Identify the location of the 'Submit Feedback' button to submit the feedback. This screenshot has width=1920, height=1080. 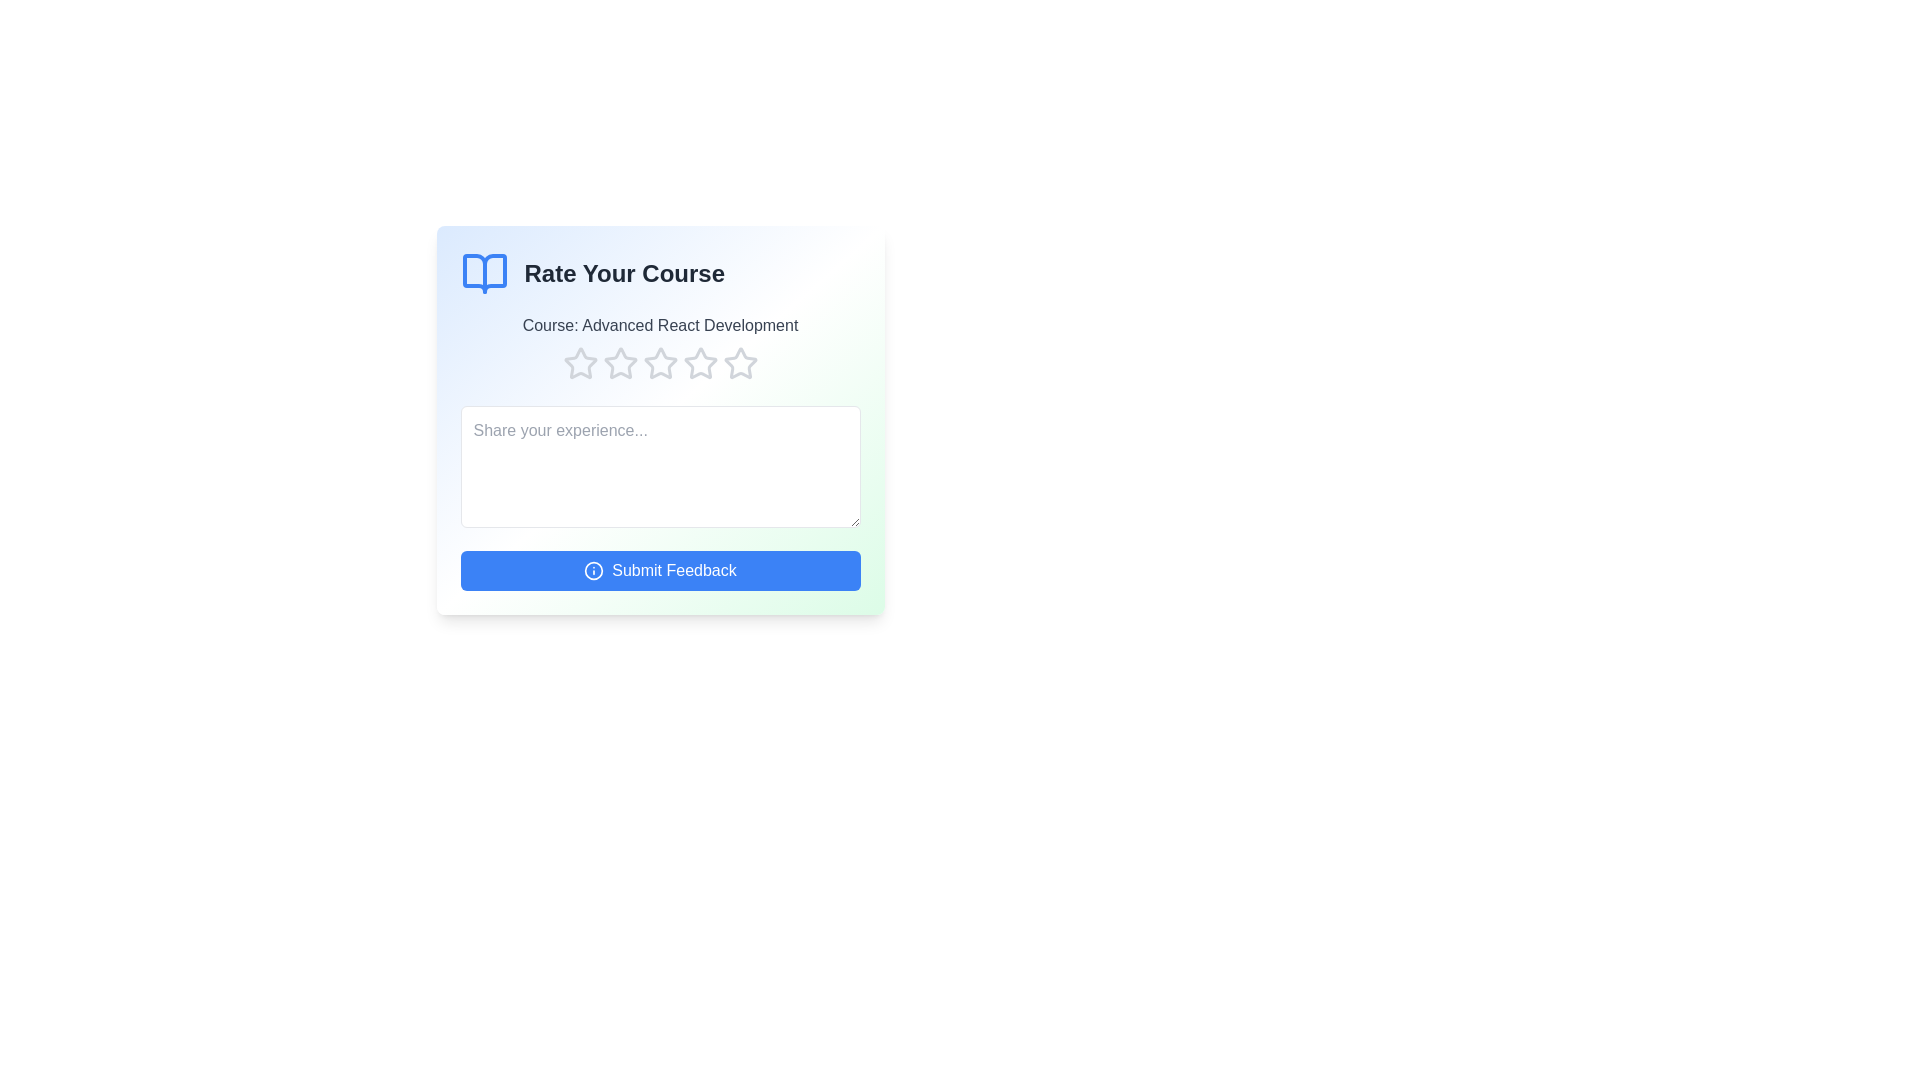
(660, 570).